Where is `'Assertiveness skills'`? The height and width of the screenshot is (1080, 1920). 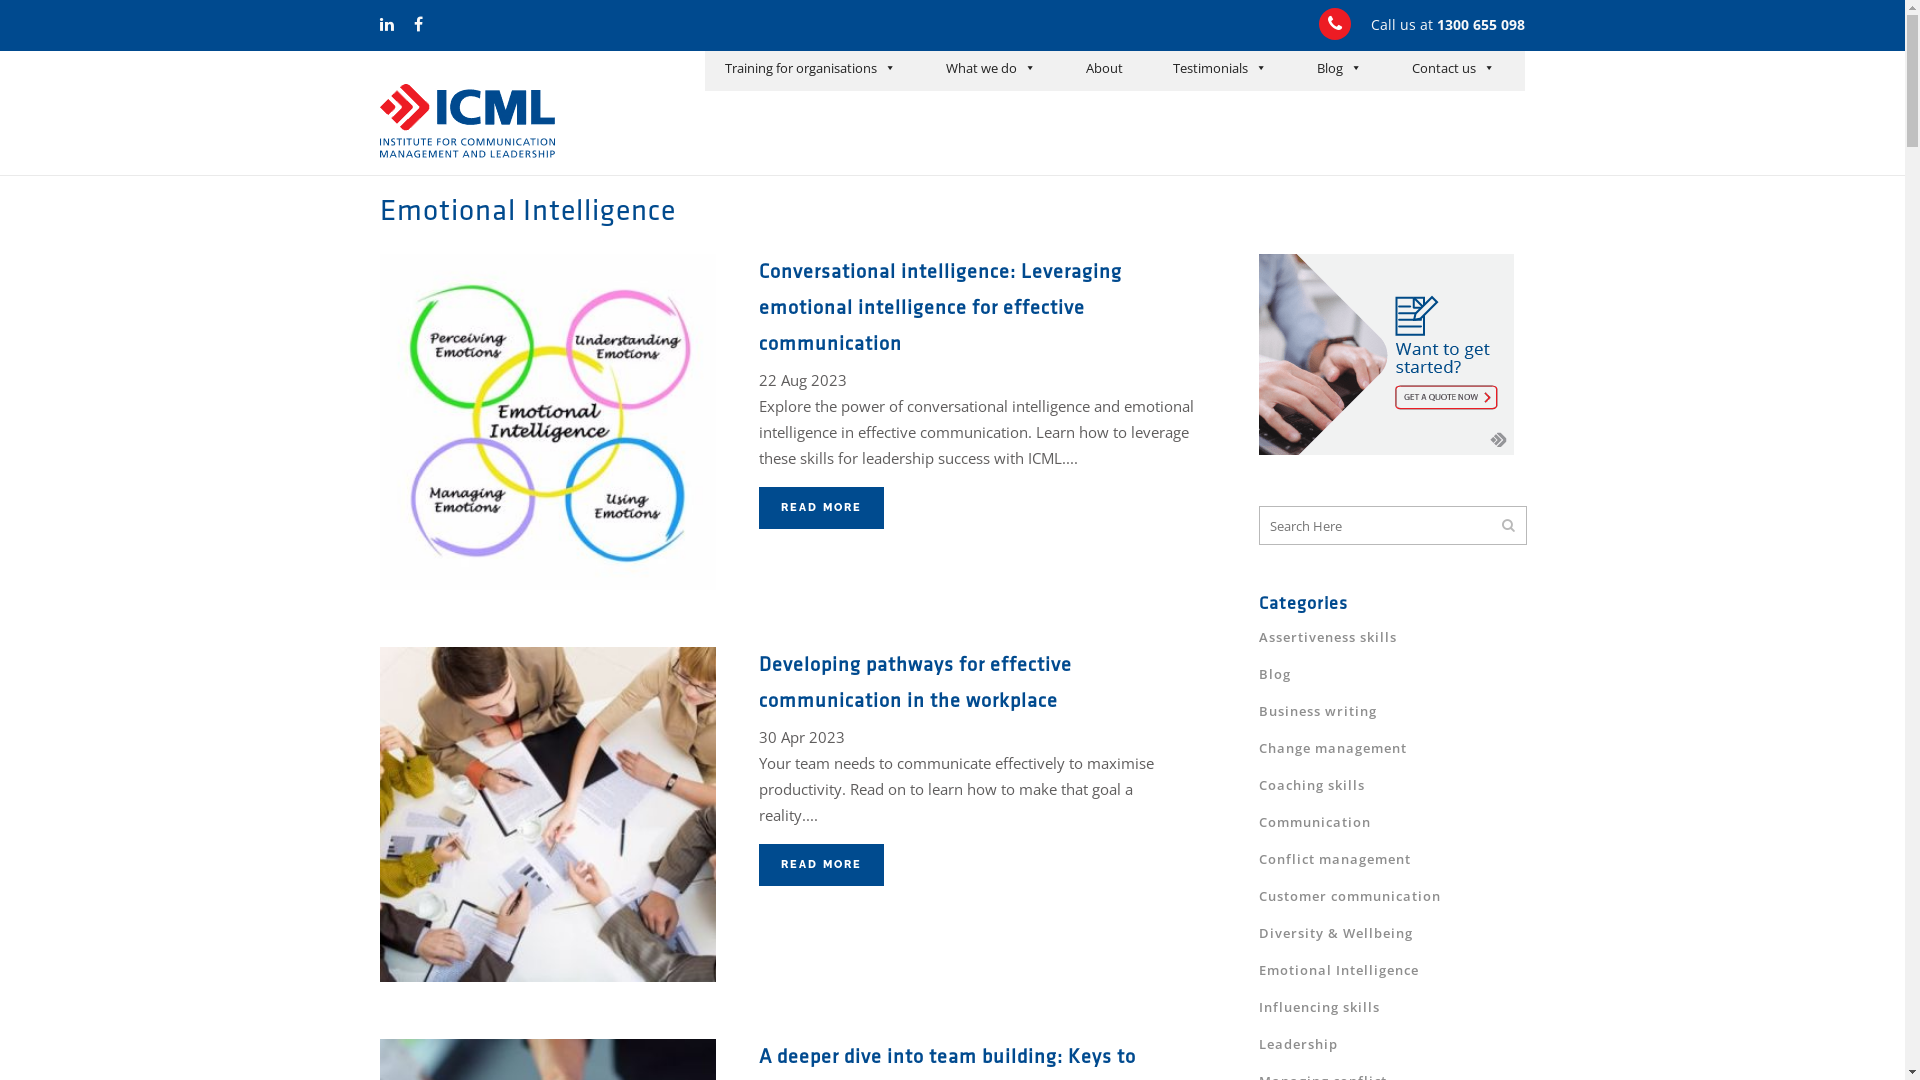
'Assertiveness skills' is located at coordinates (1257, 636).